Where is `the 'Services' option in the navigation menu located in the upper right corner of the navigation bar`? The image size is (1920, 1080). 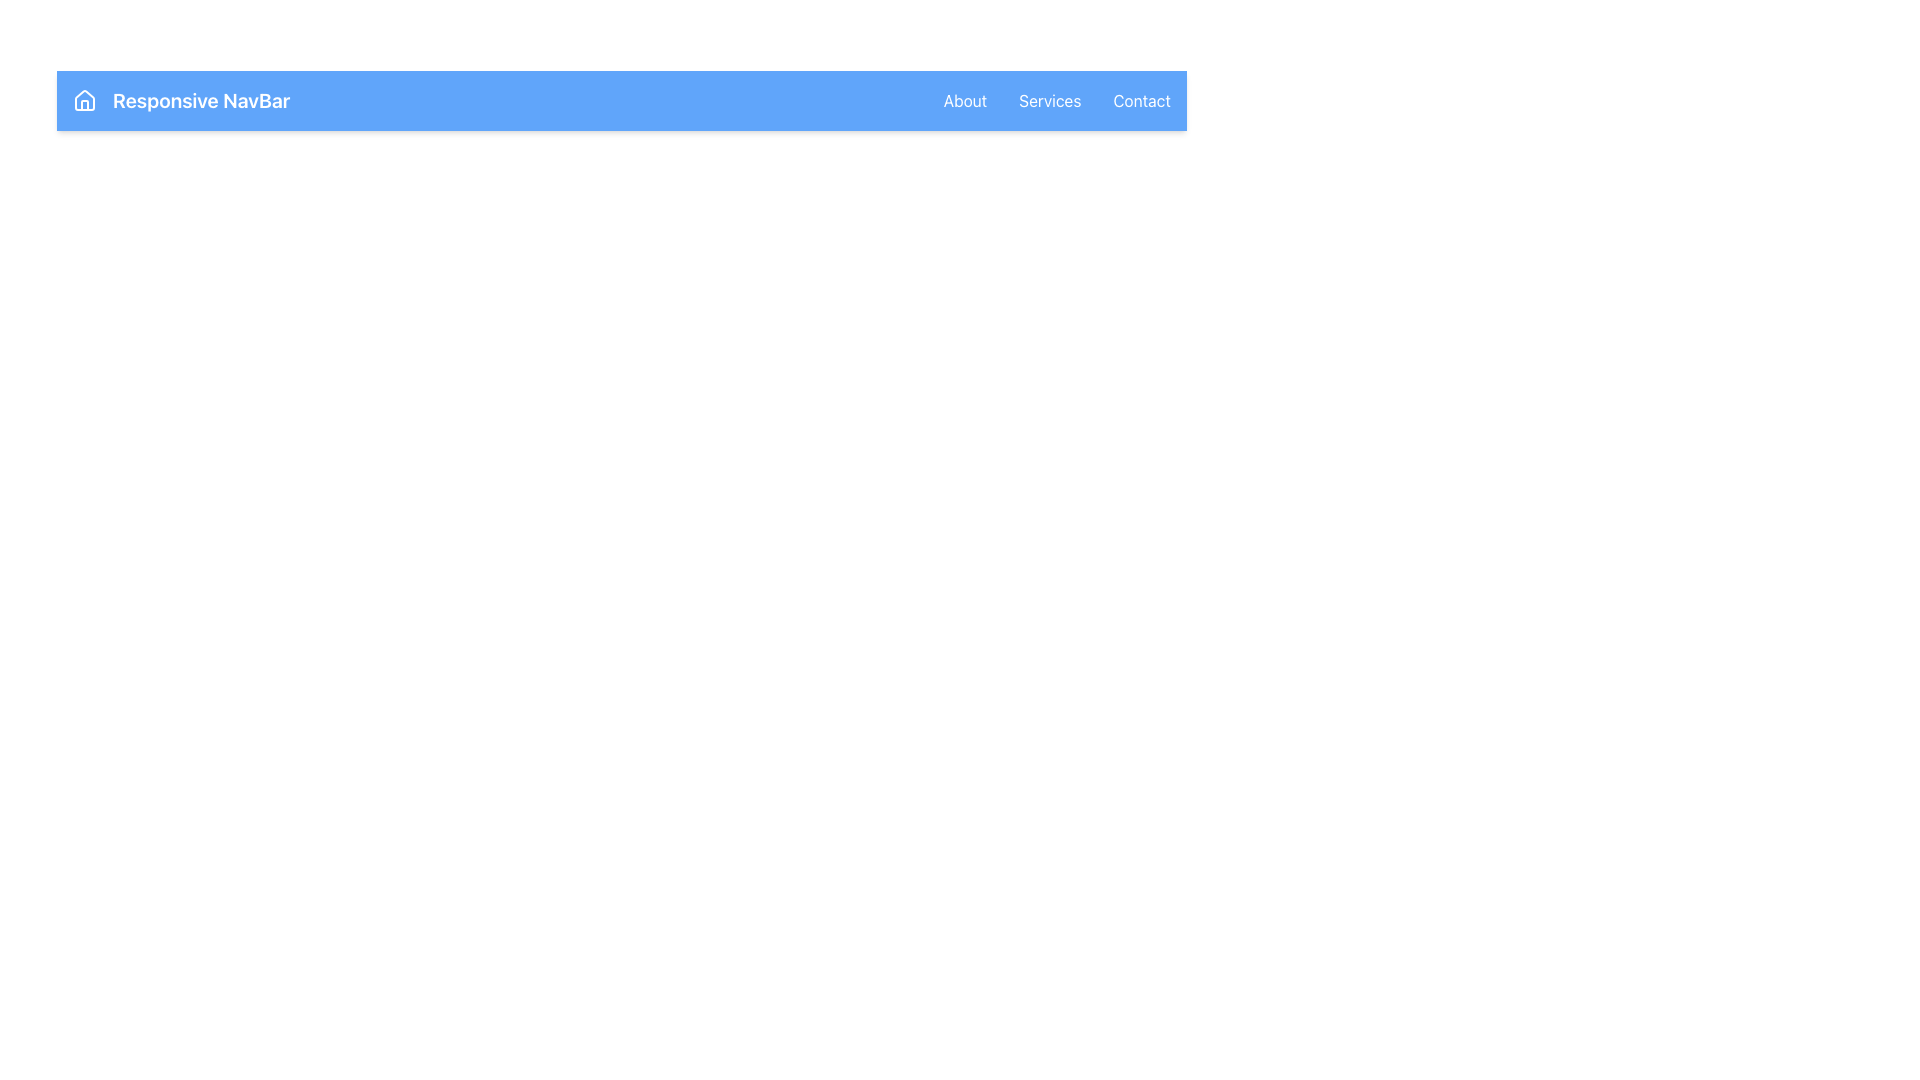
the 'Services' option in the navigation menu located in the upper right corner of the navigation bar is located at coordinates (1056, 100).